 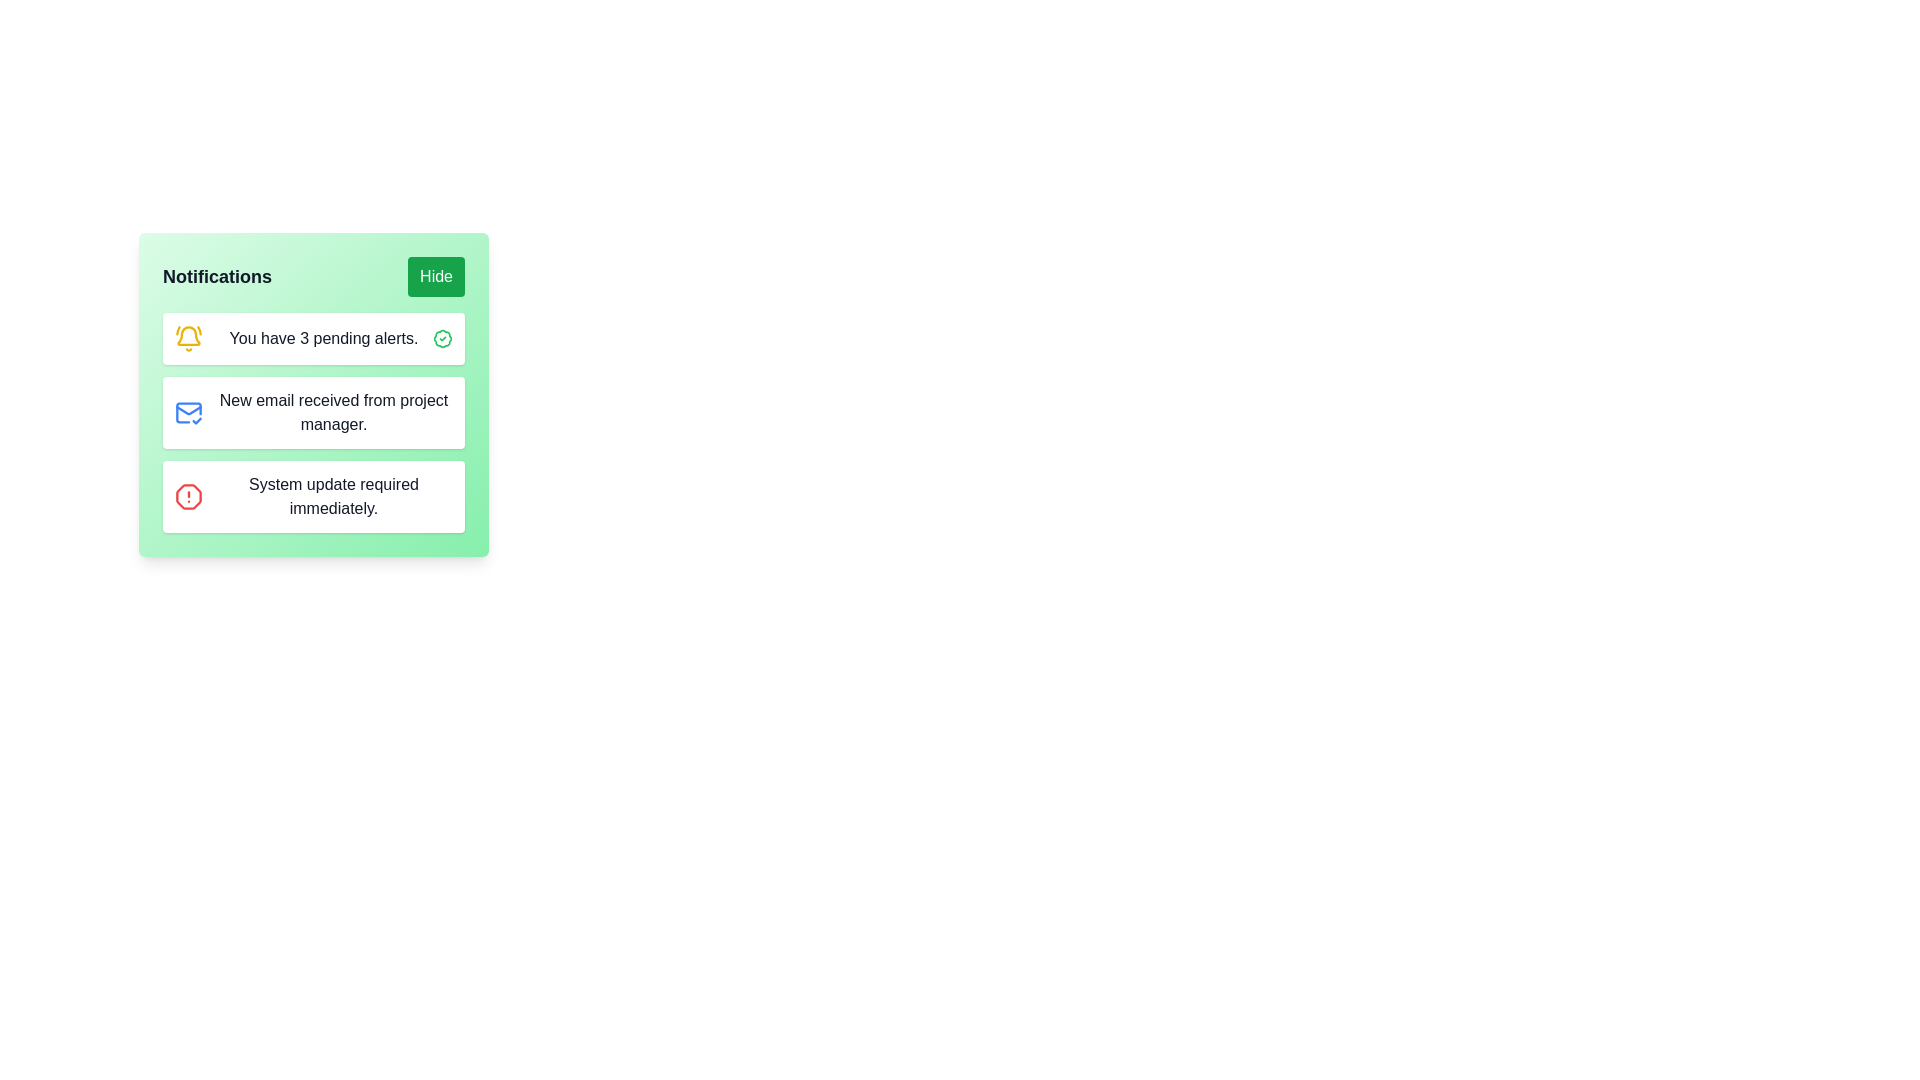 I want to click on the email notification icon next to the description 'New email received from project manager' in the green notification panel, so click(x=188, y=411).